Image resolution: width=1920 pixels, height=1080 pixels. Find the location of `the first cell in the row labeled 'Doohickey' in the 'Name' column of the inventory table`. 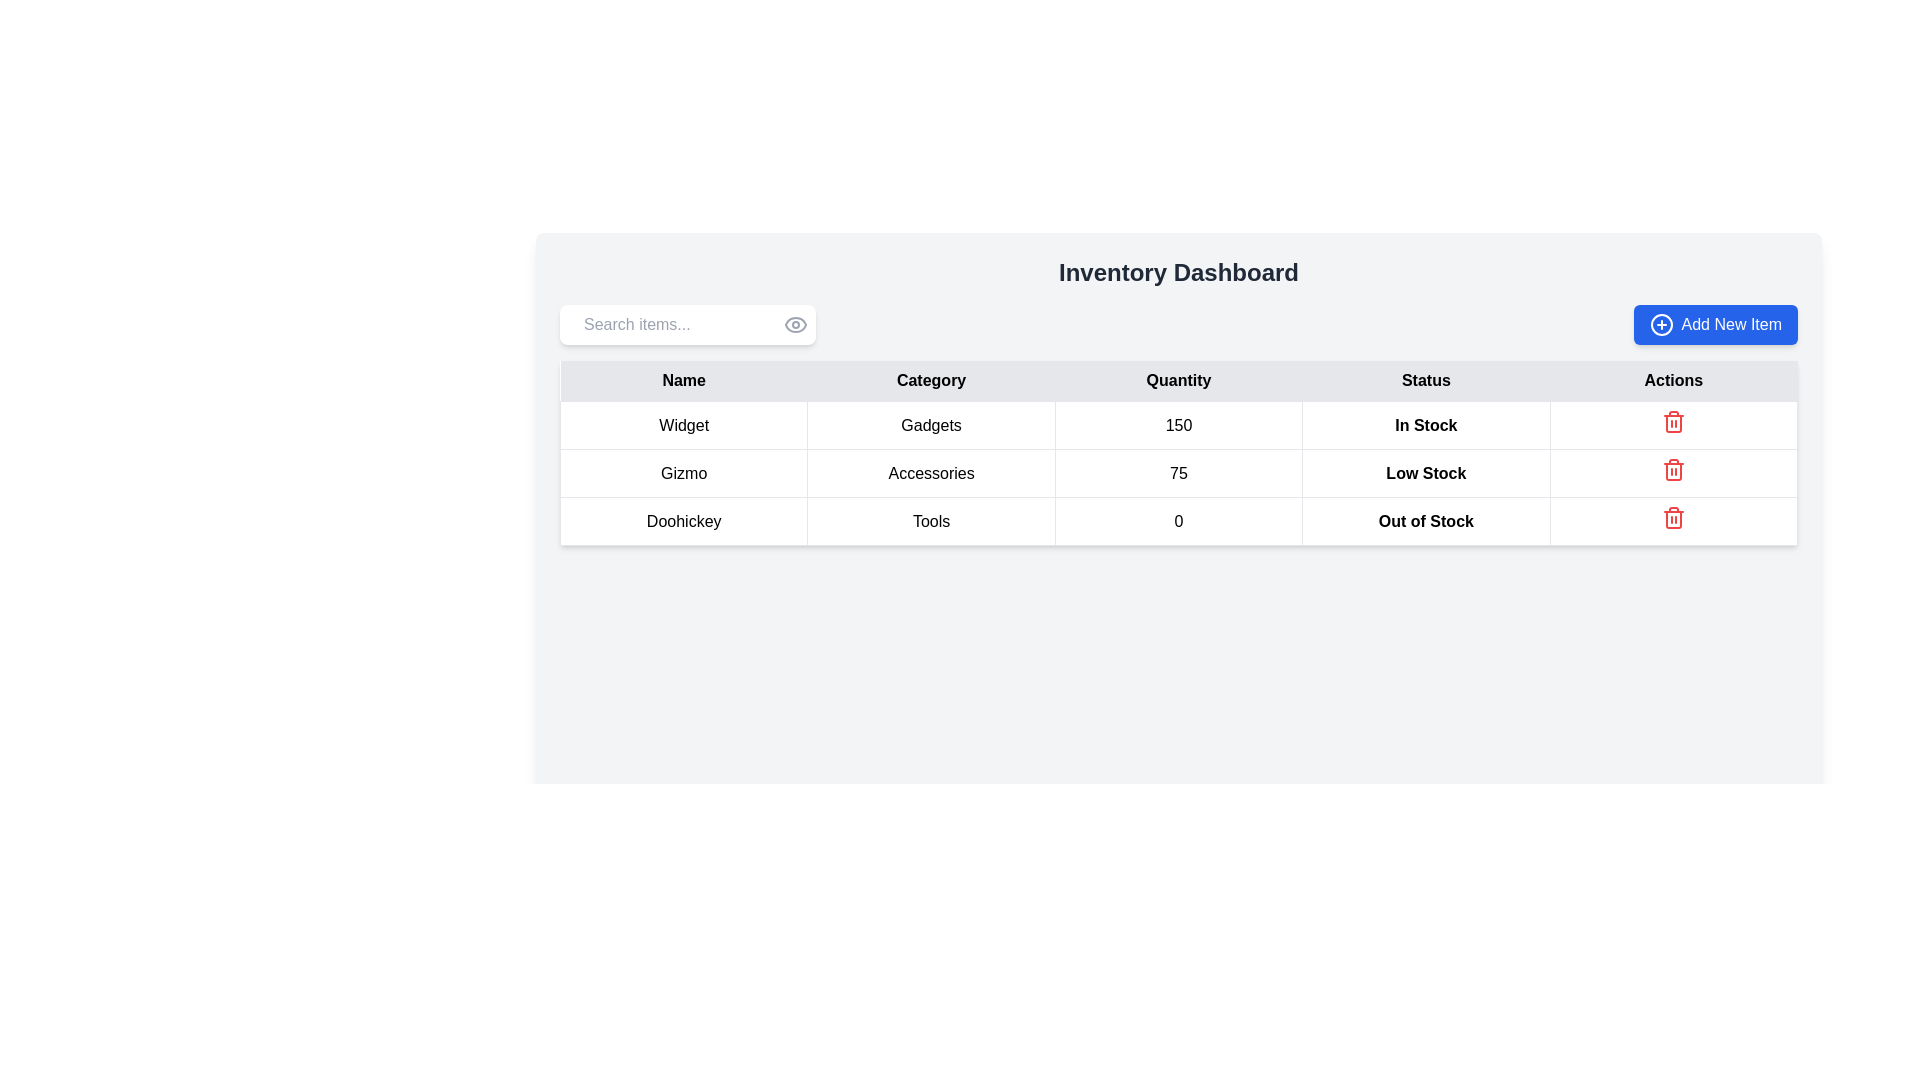

the first cell in the row labeled 'Doohickey' in the 'Name' column of the inventory table is located at coordinates (684, 520).